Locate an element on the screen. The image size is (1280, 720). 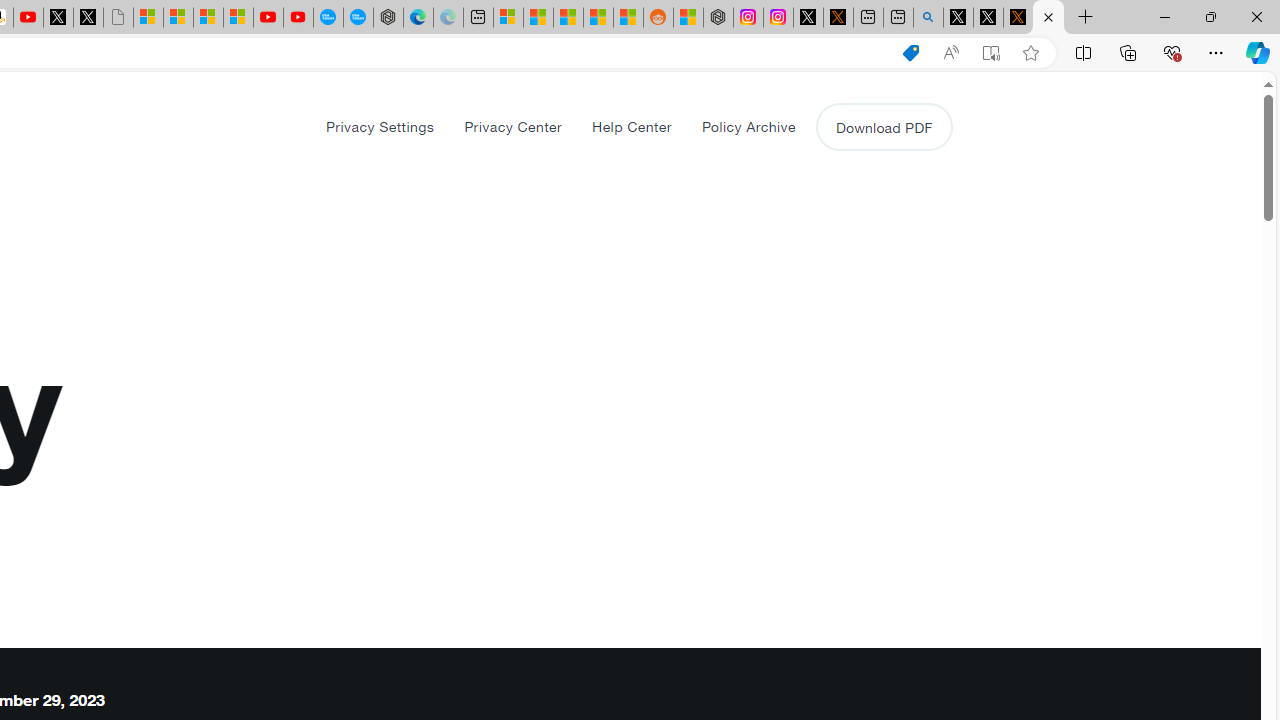
'Policy Archive' is located at coordinates (747, 126).